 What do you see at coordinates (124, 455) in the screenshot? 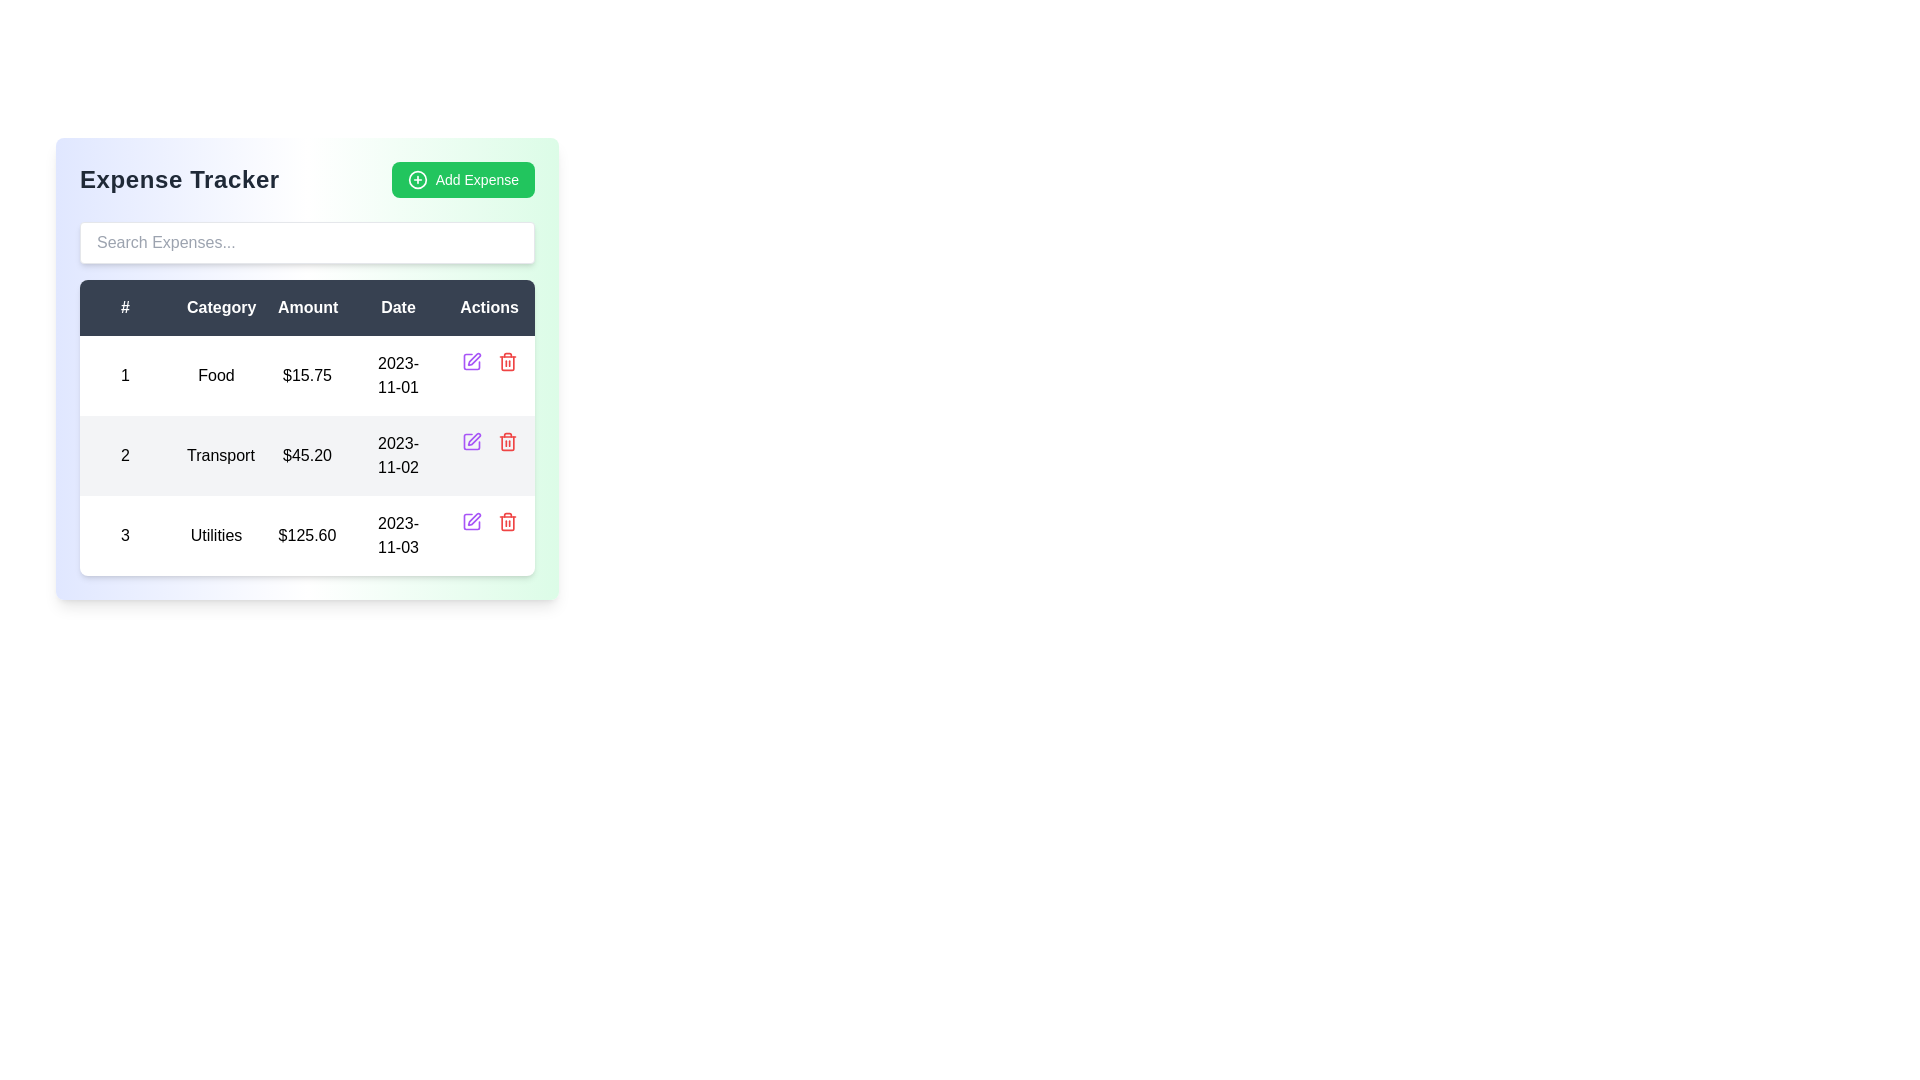
I see `the static text displaying the number '2' located in the first column of the second row of the table, under the '#' header` at bounding box center [124, 455].